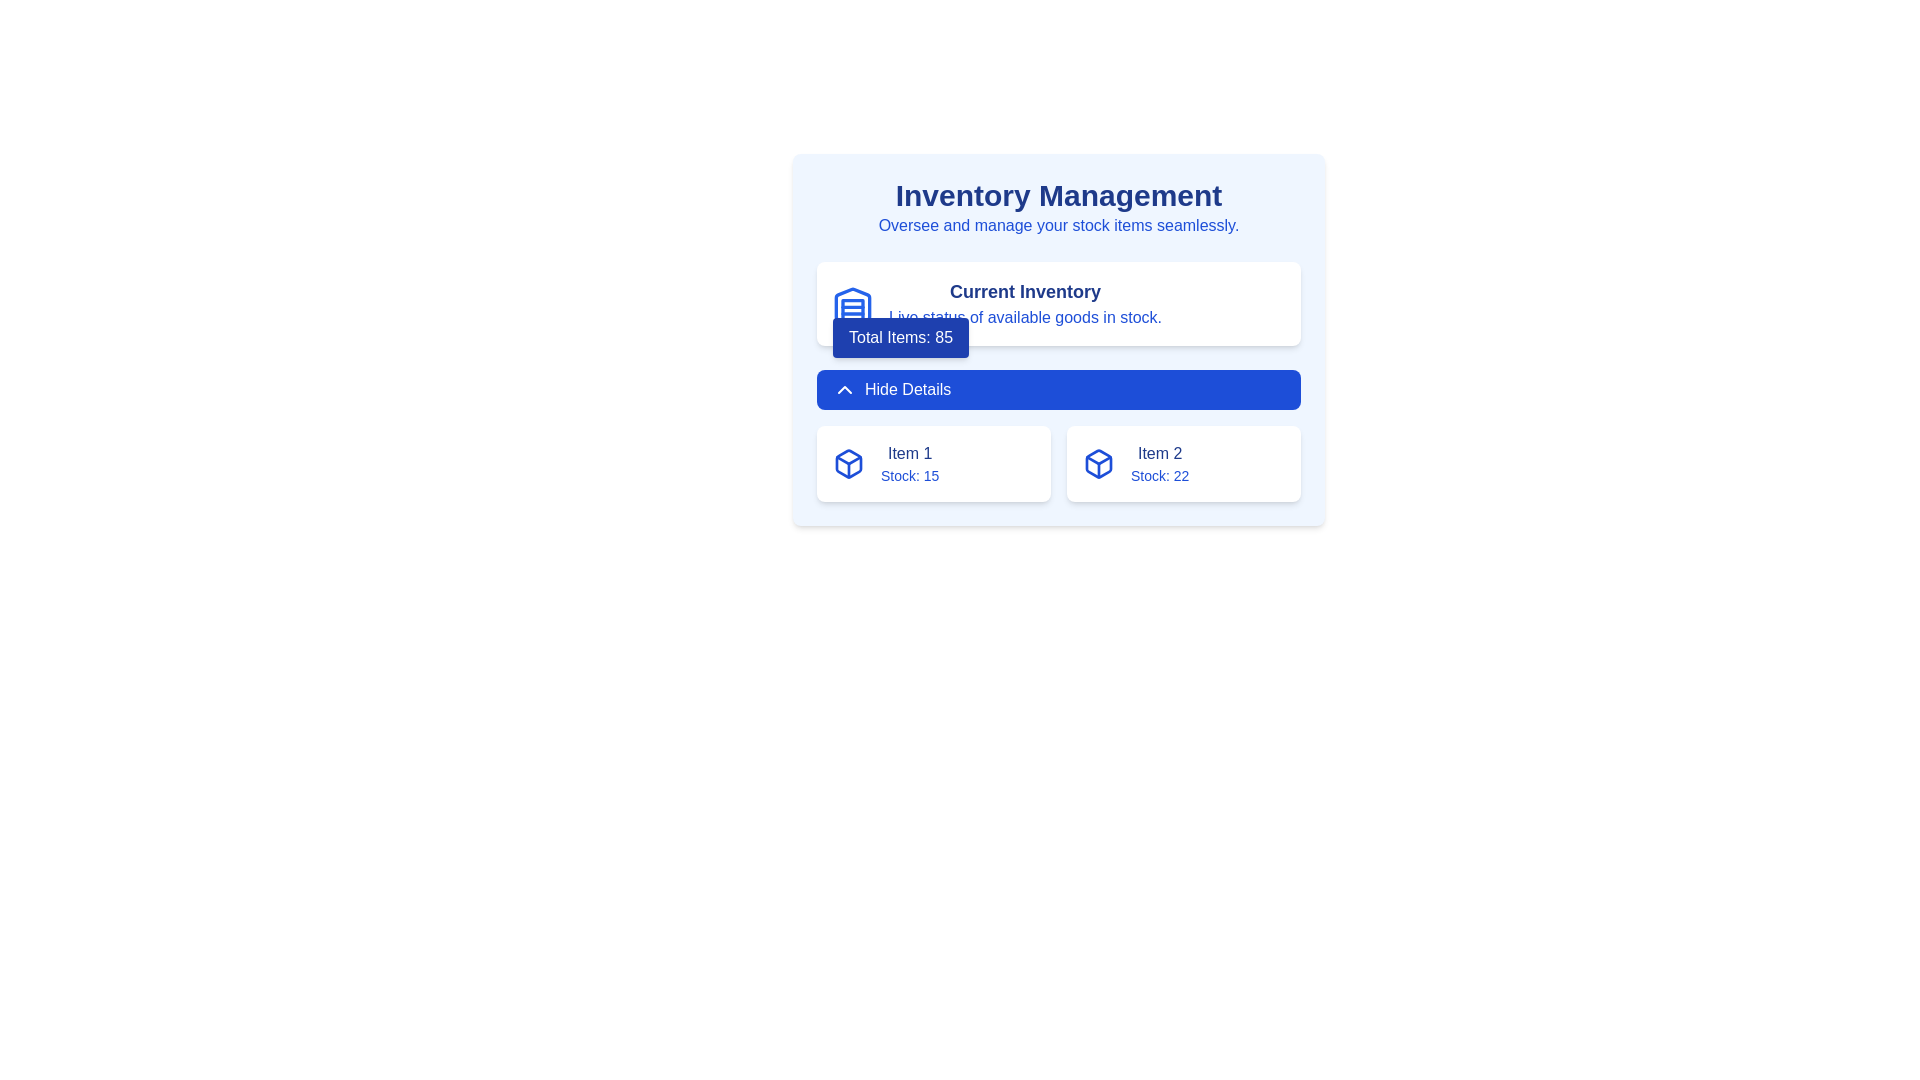  What do you see at coordinates (1058, 196) in the screenshot?
I see `the main heading text label for the inventory management section, which provides immediate context about the content` at bounding box center [1058, 196].